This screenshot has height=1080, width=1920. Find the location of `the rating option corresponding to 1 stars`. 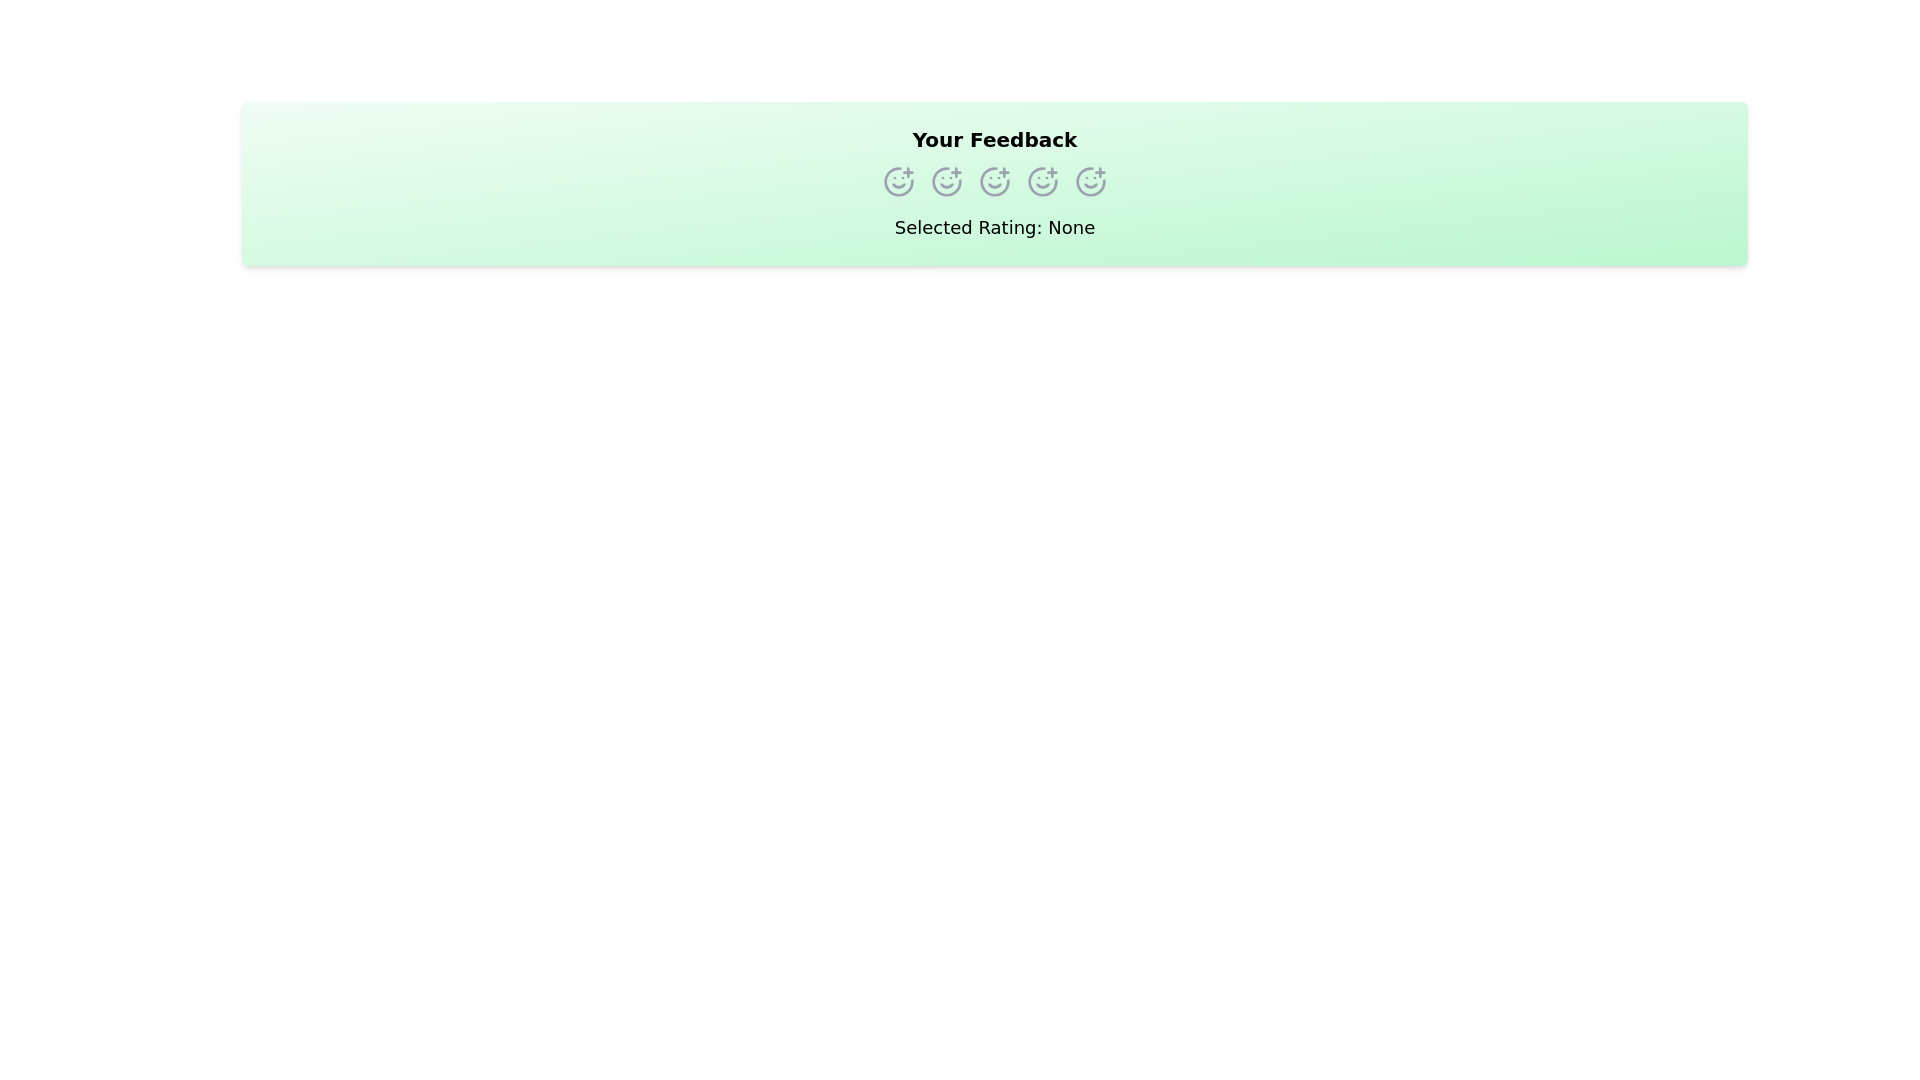

the rating option corresponding to 1 stars is located at coordinates (897, 181).